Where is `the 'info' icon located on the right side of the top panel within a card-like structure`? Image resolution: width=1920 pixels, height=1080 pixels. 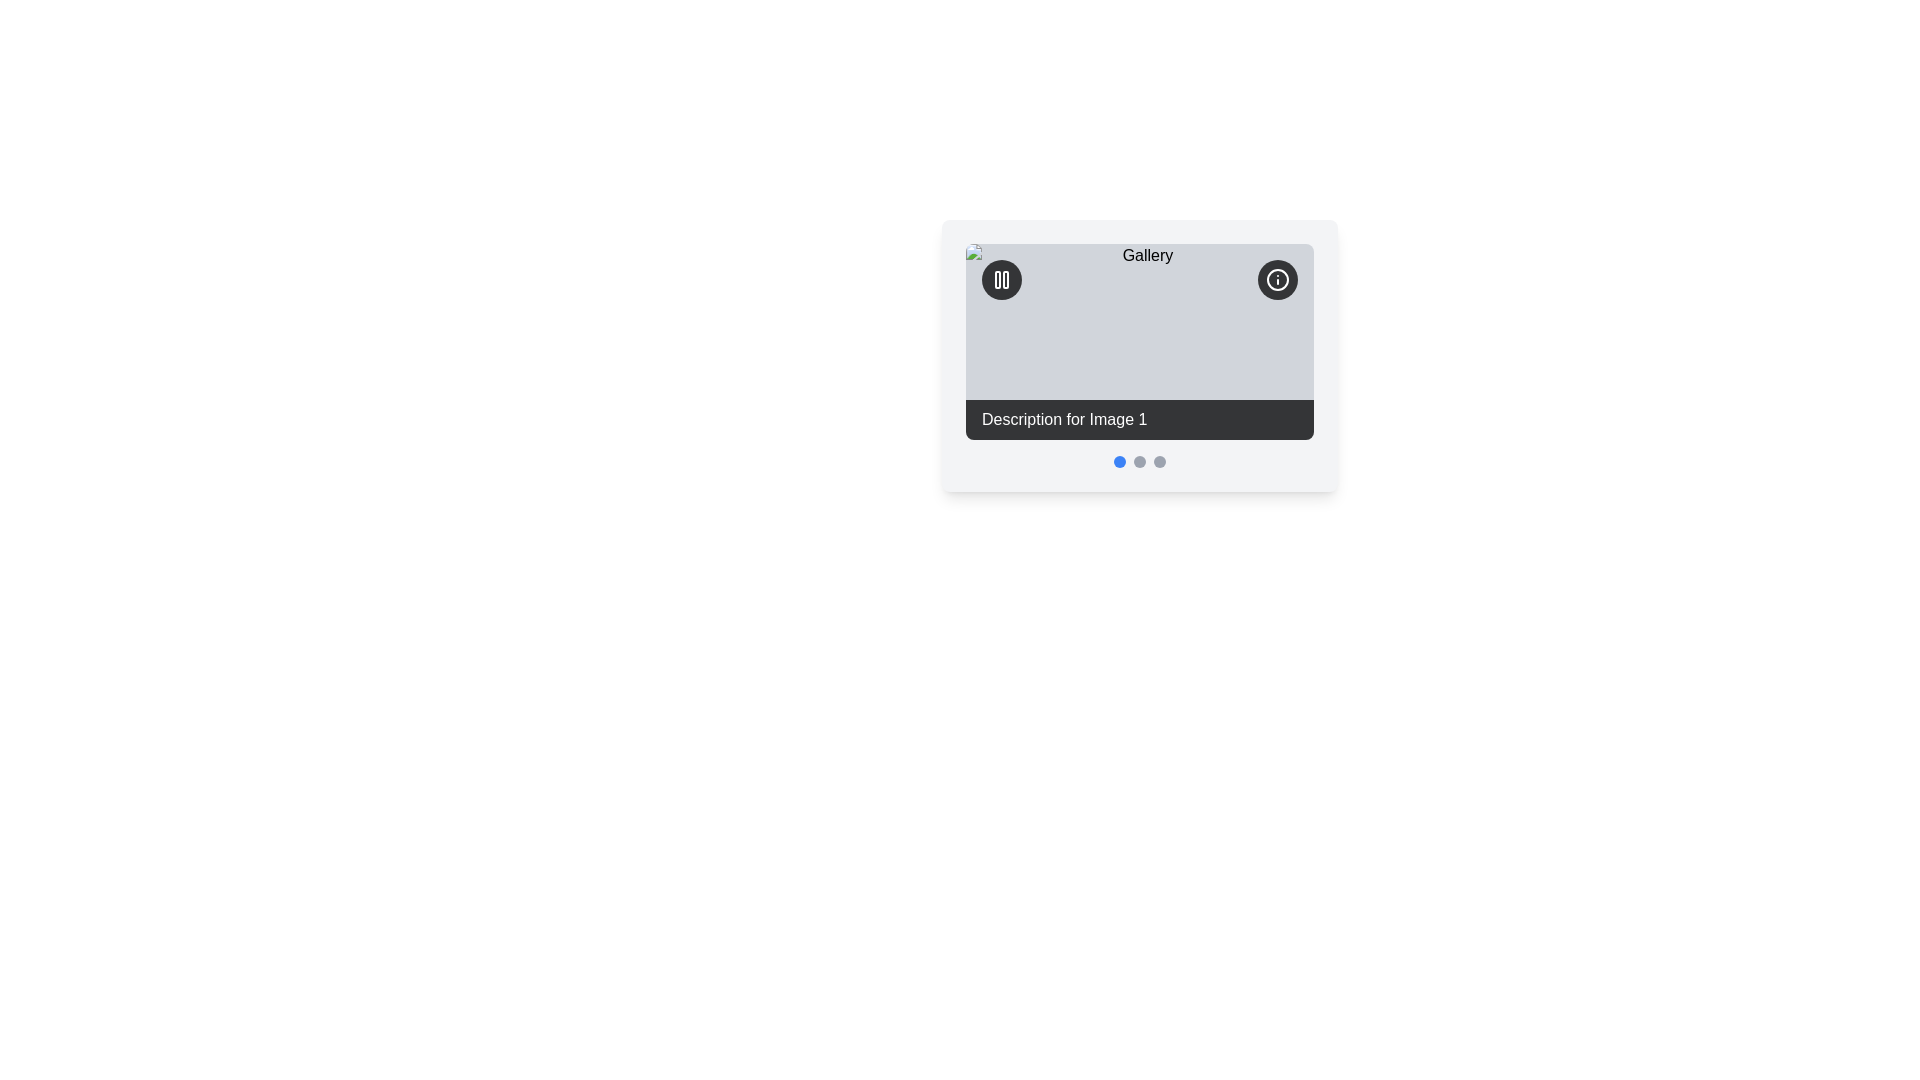
the 'info' icon located on the right side of the top panel within a card-like structure is located at coordinates (1276, 280).